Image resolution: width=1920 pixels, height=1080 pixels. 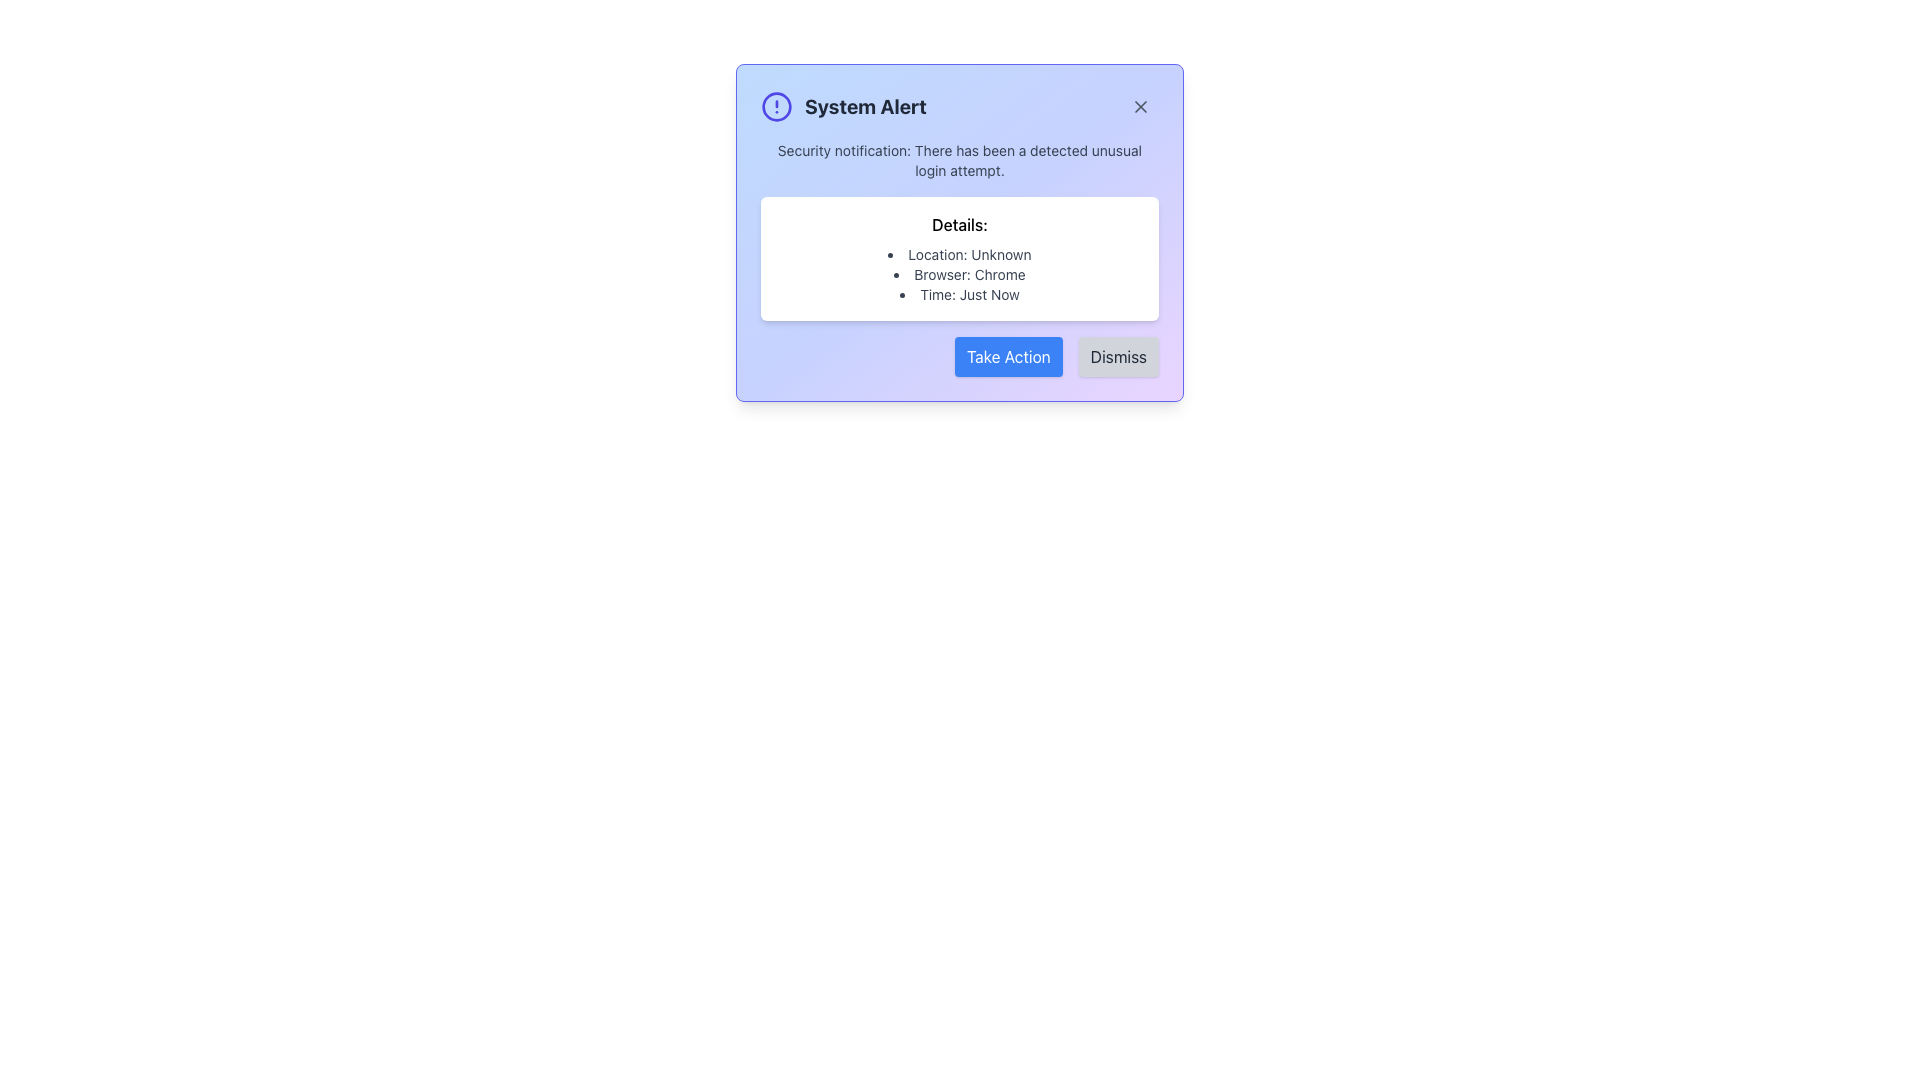 What do you see at coordinates (1141, 107) in the screenshot?
I see `the 'X' close icon, which is a small gray vector graphic located in the top-right corner of the modal dialog box` at bounding box center [1141, 107].